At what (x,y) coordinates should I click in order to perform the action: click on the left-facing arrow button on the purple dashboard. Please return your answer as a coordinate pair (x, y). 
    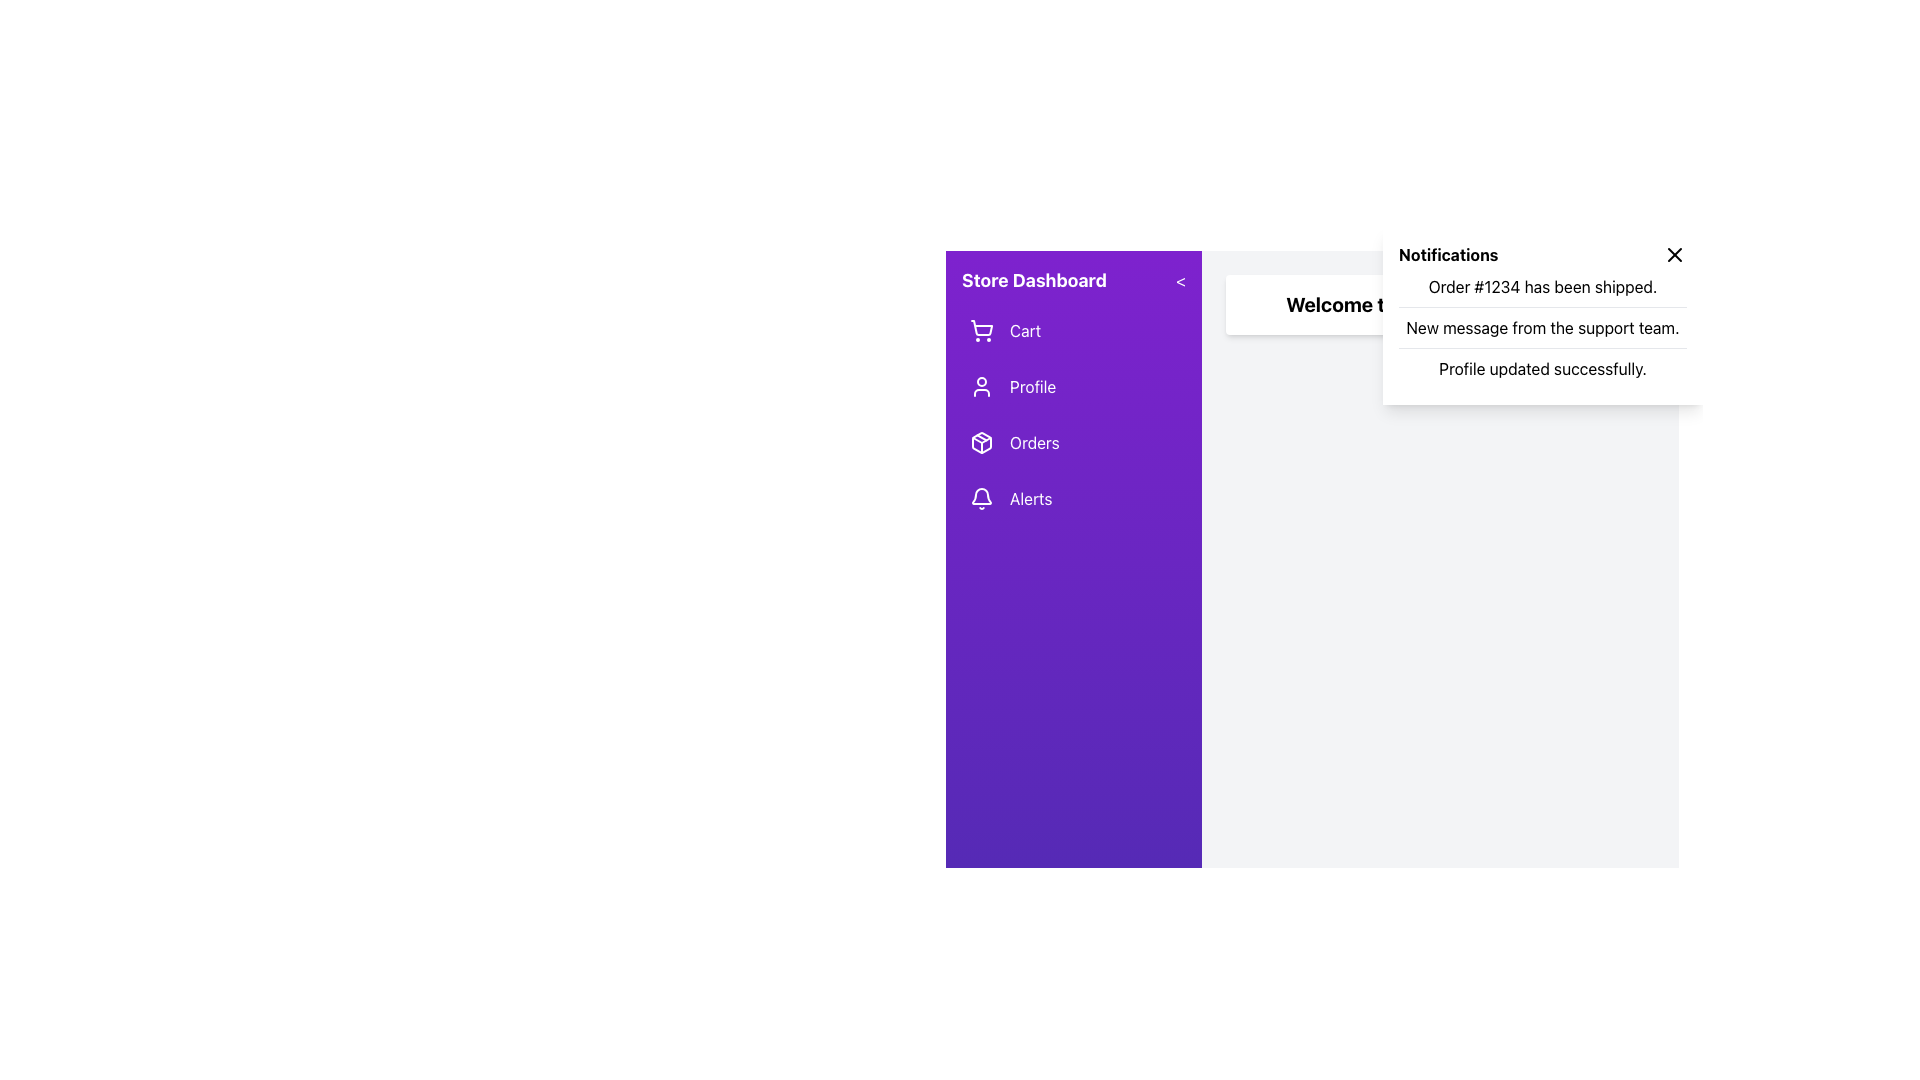
    Looking at the image, I should click on (1181, 281).